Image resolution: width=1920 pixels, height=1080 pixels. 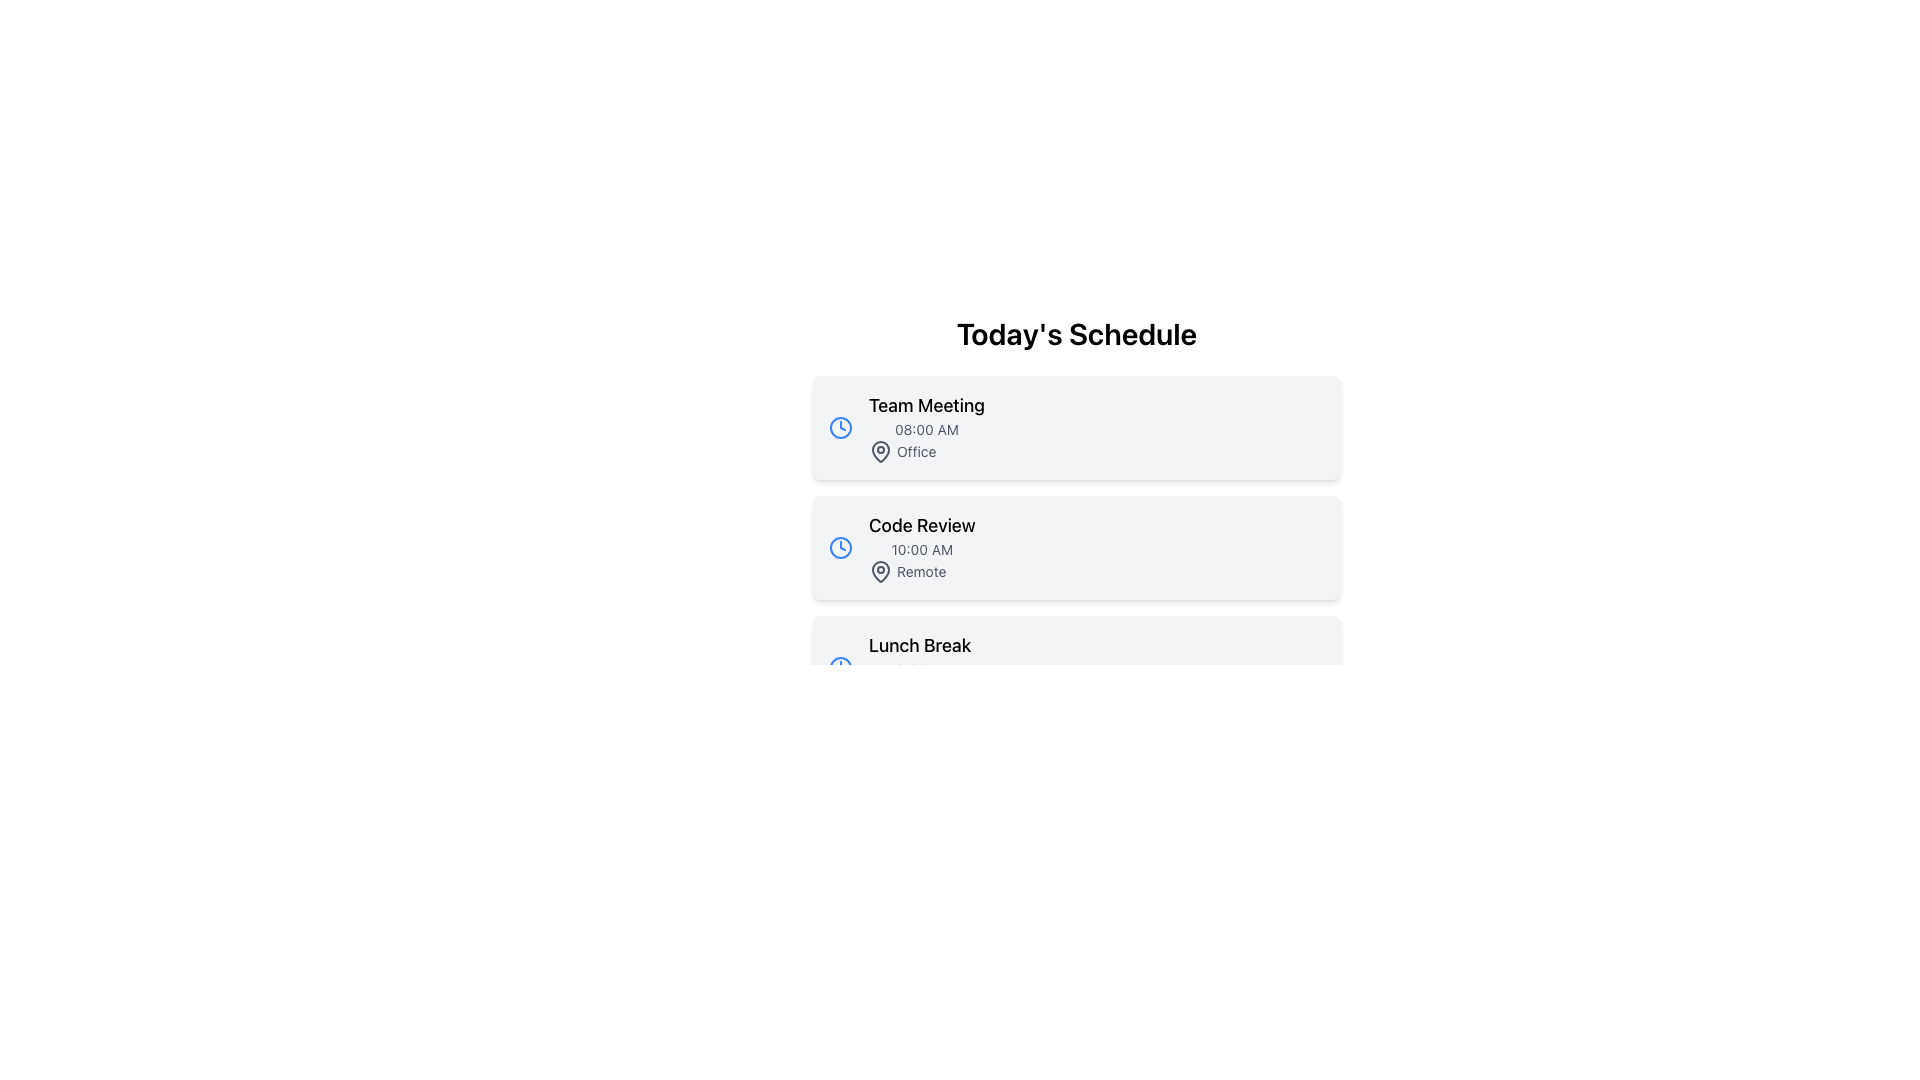 What do you see at coordinates (880, 451) in the screenshot?
I see `the pin-shaped icon resembling a map location marker located to the left of the text 'Office'` at bounding box center [880, 451].